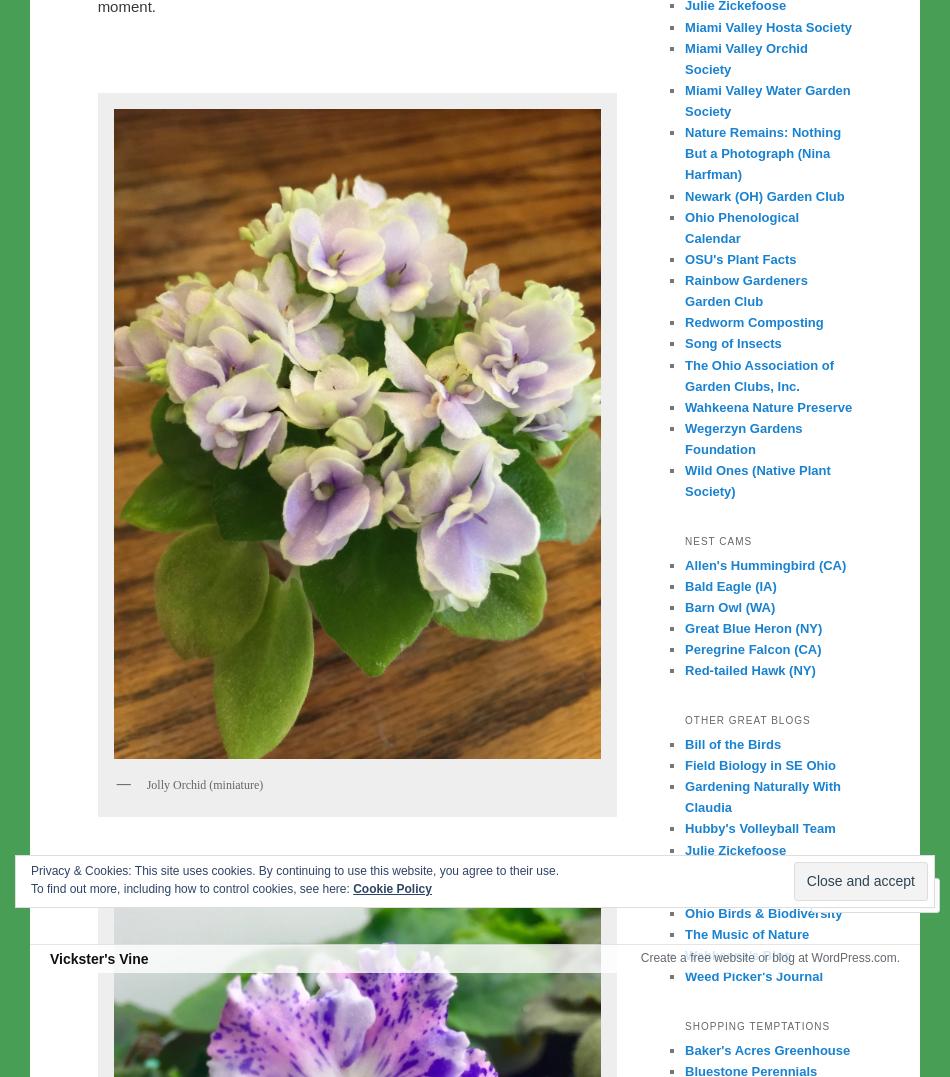 The image size is (950, 1077). Describe the element at coordinates (728, 606) in the screenshot. I see `'Barn Owl (WA)'` at that location.